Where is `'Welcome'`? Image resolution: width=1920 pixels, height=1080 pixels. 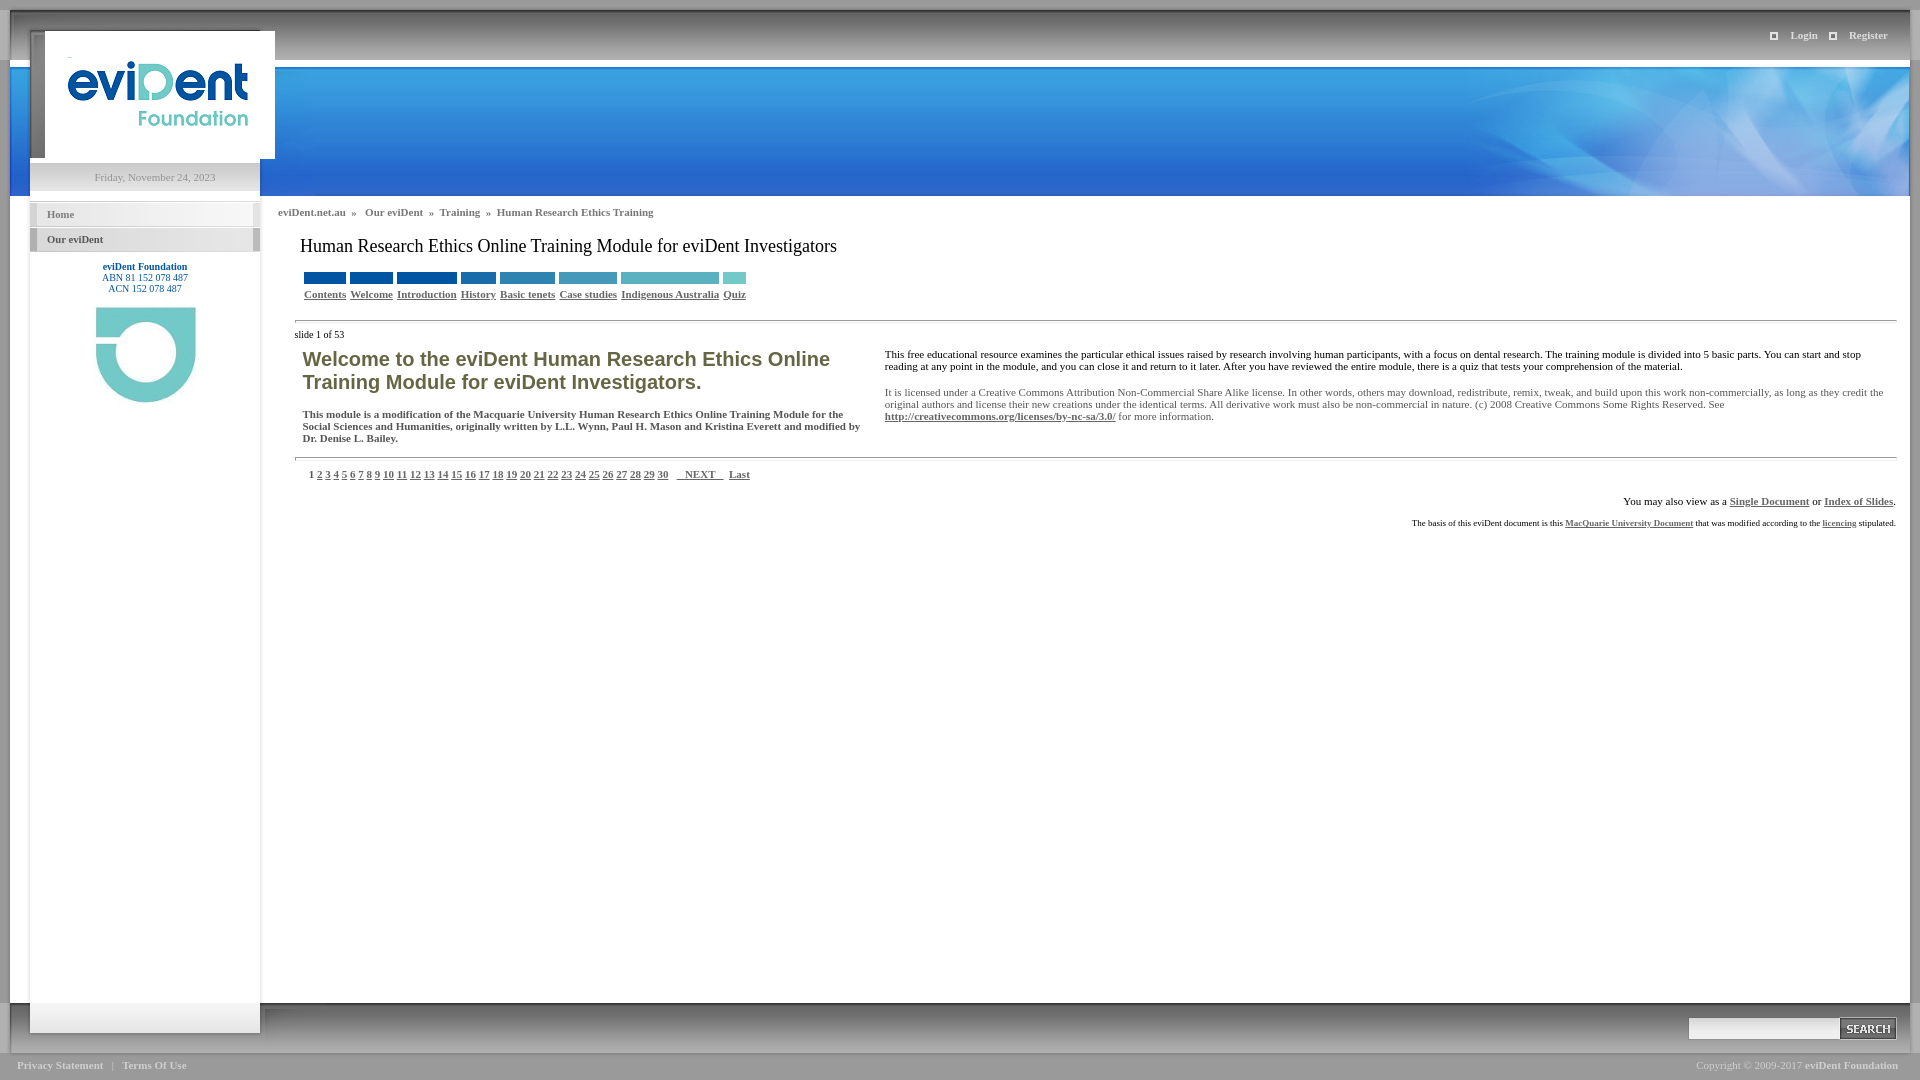 'Welcome' is located at coordinates (371, 293).